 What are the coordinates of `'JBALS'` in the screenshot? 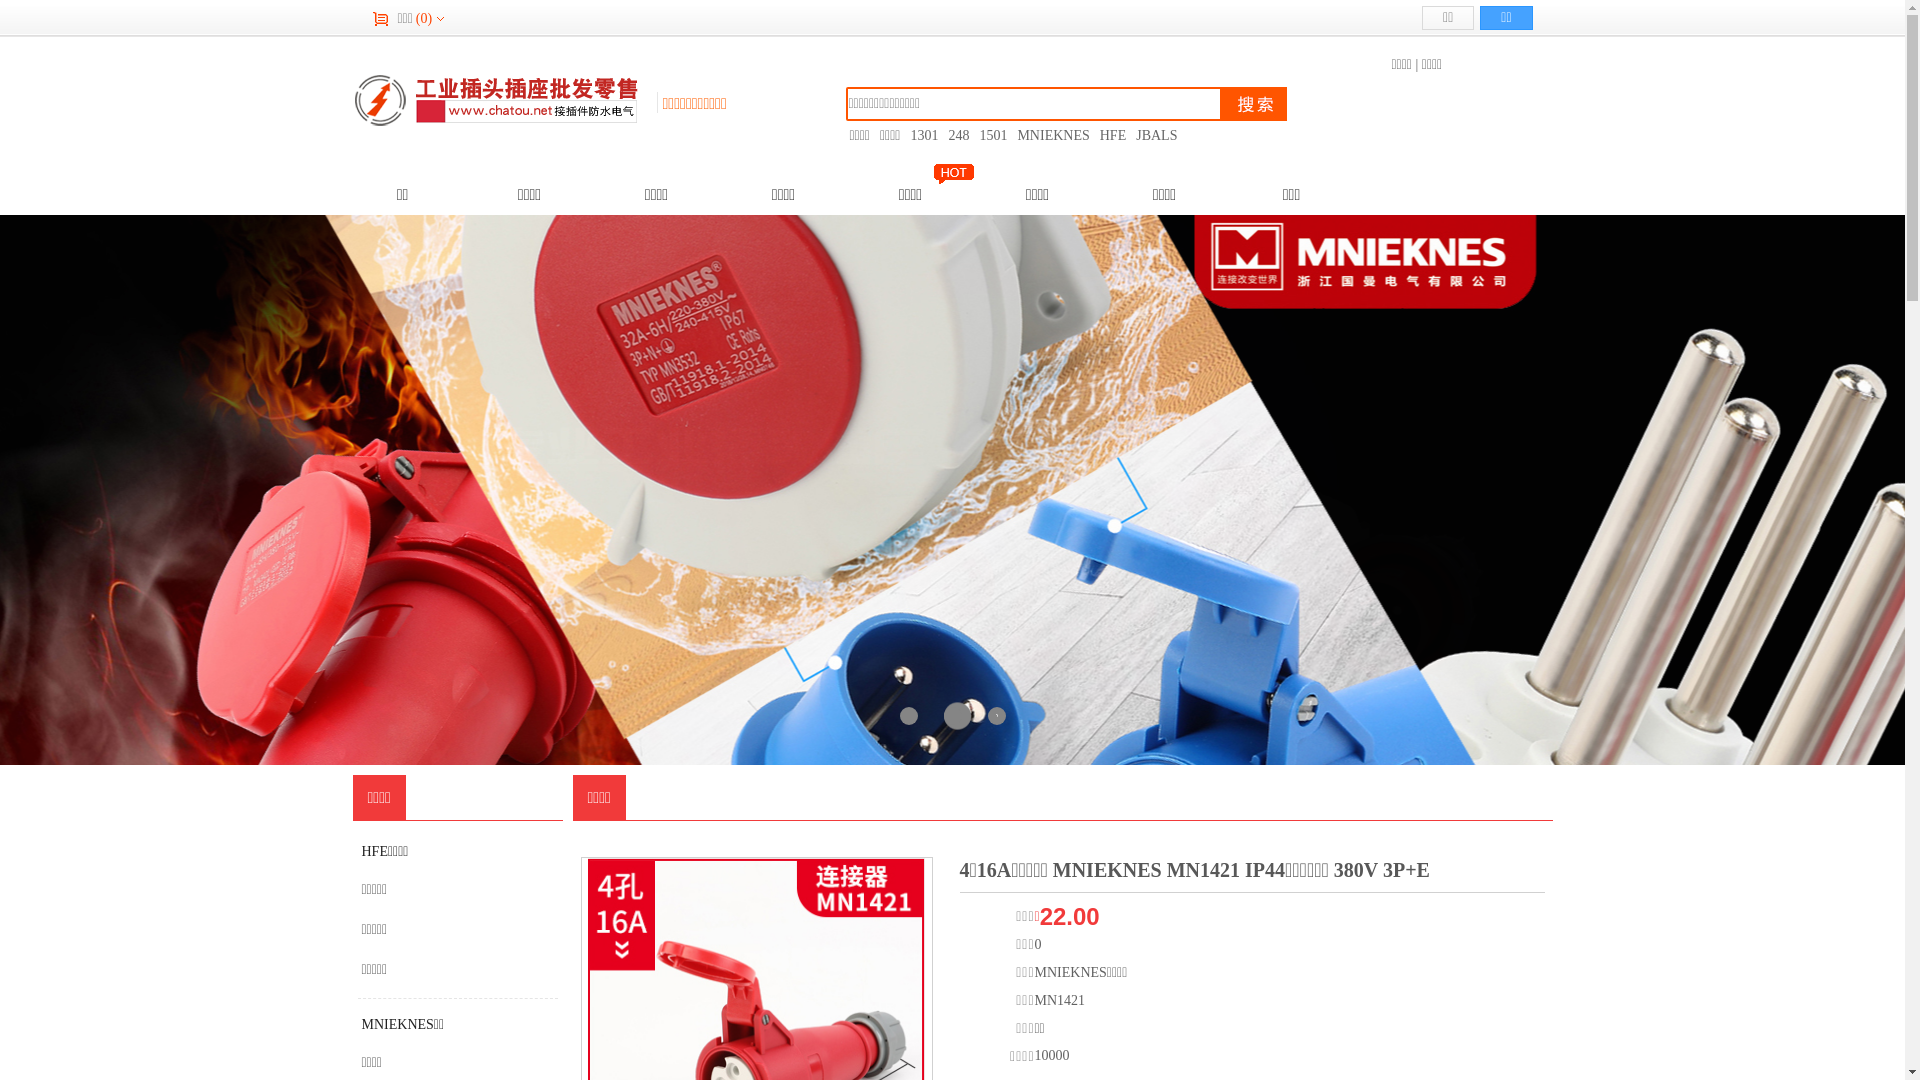 It's located at (1156, 135).